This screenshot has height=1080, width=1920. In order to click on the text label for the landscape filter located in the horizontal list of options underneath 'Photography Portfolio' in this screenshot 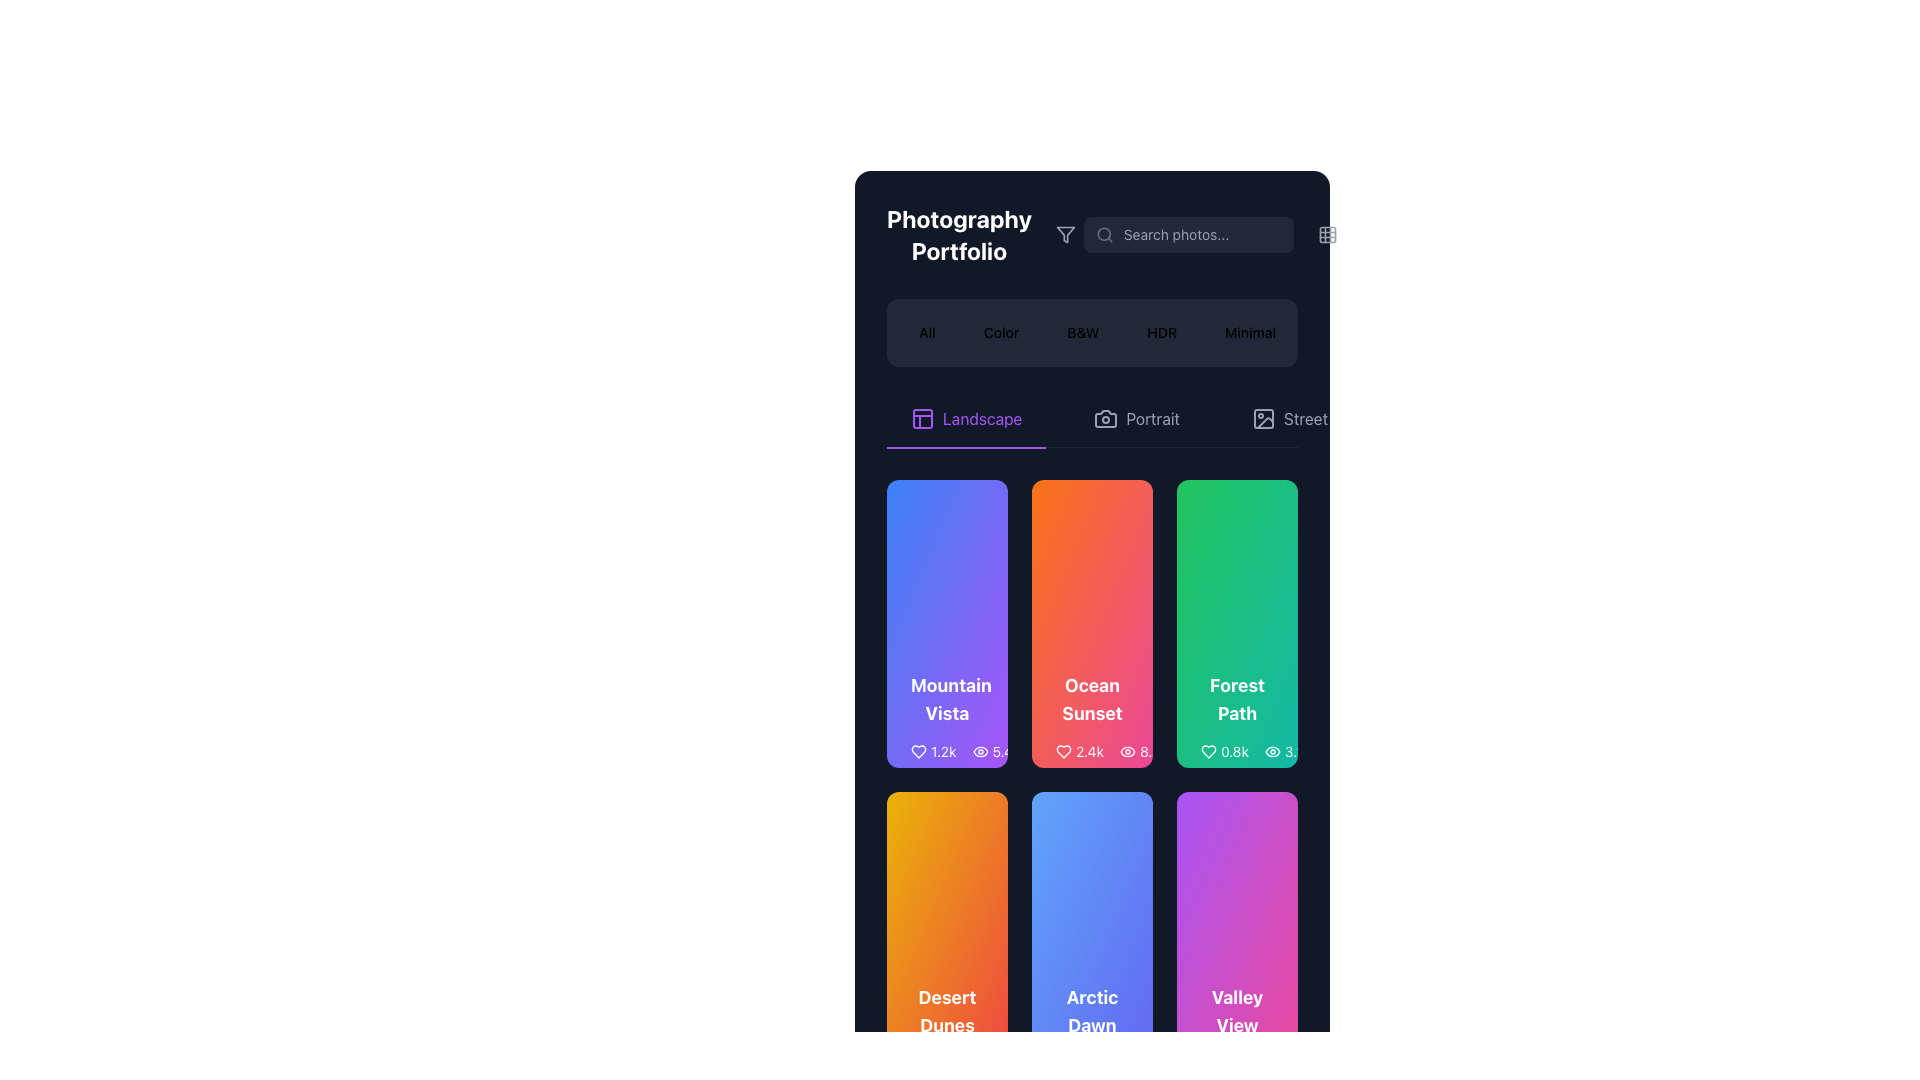, I will do `click(982, 418)`.